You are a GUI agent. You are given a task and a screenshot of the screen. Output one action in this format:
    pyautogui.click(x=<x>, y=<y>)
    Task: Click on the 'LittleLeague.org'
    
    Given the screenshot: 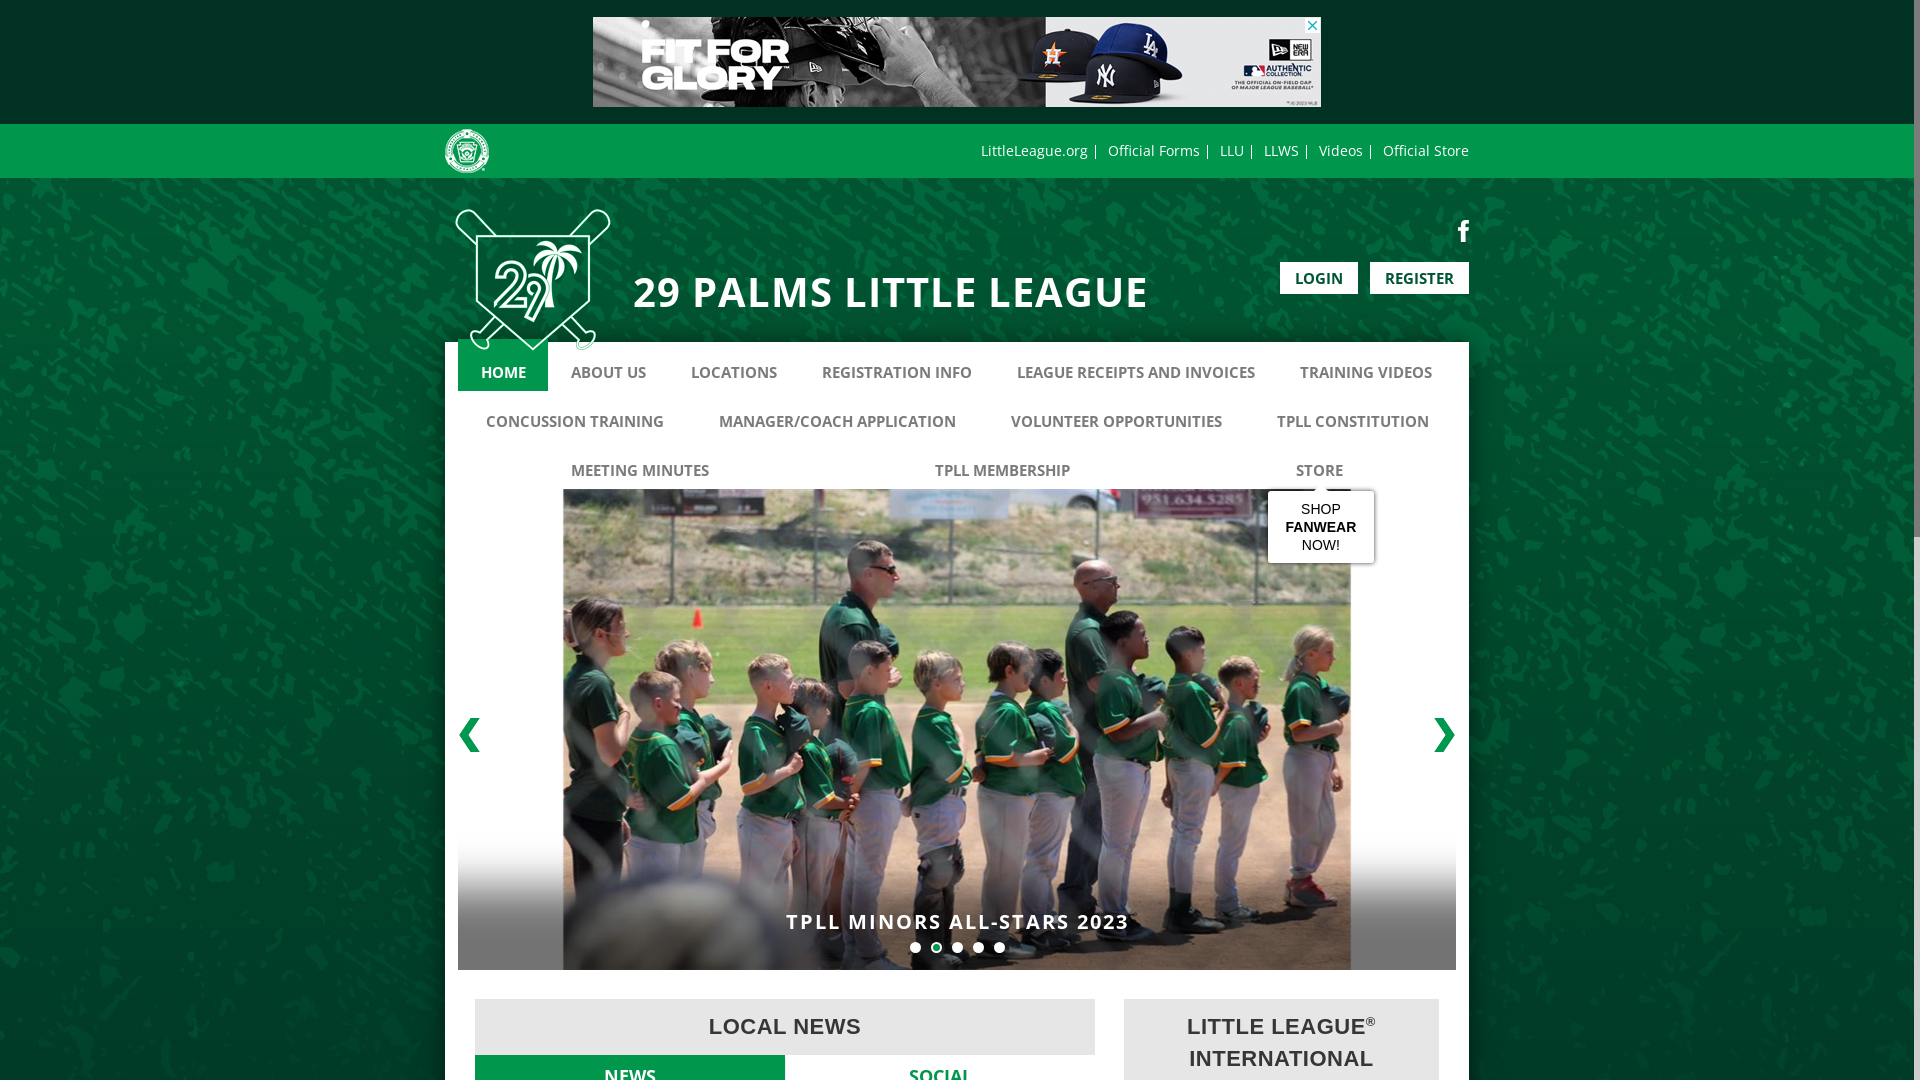 What is the action you would take?
    pyautogui.click(x=1034, y=149)
    